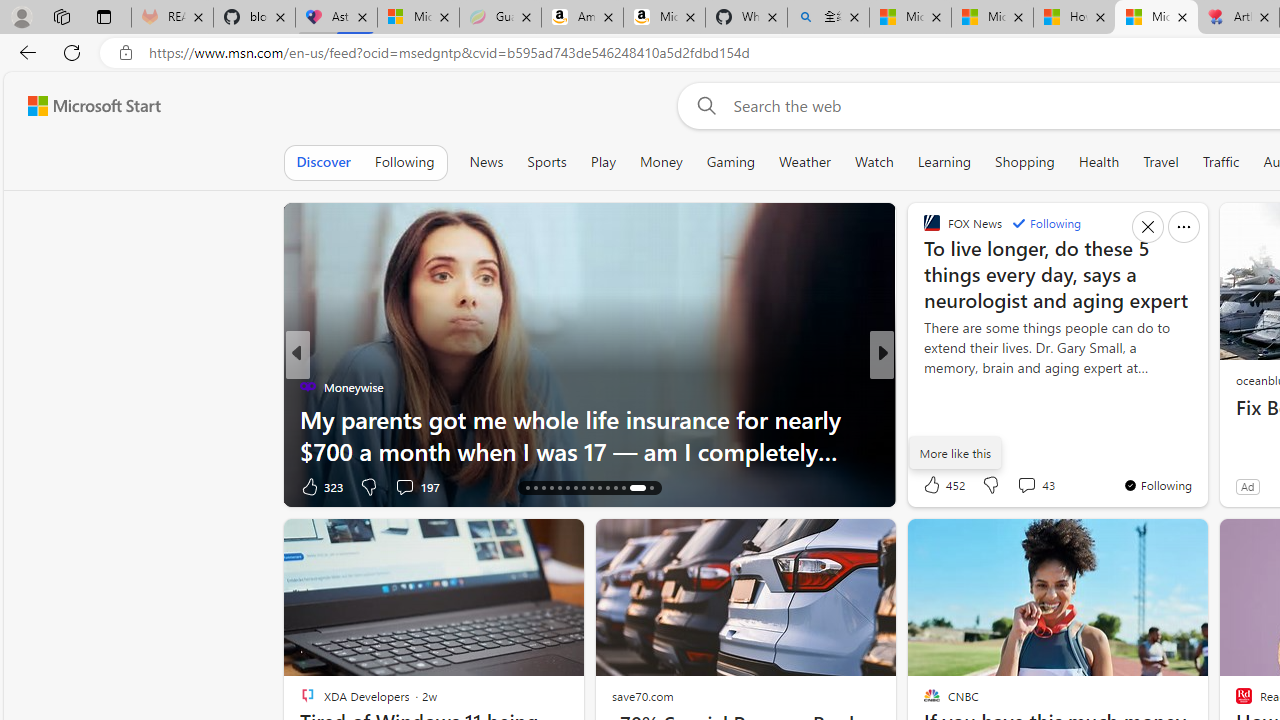 The width and height of the screenshot is (1280, 720). Describe the element at coordinates (650, 488) in the screenshot. I see `'AutomationID: tab-30'` at that location.